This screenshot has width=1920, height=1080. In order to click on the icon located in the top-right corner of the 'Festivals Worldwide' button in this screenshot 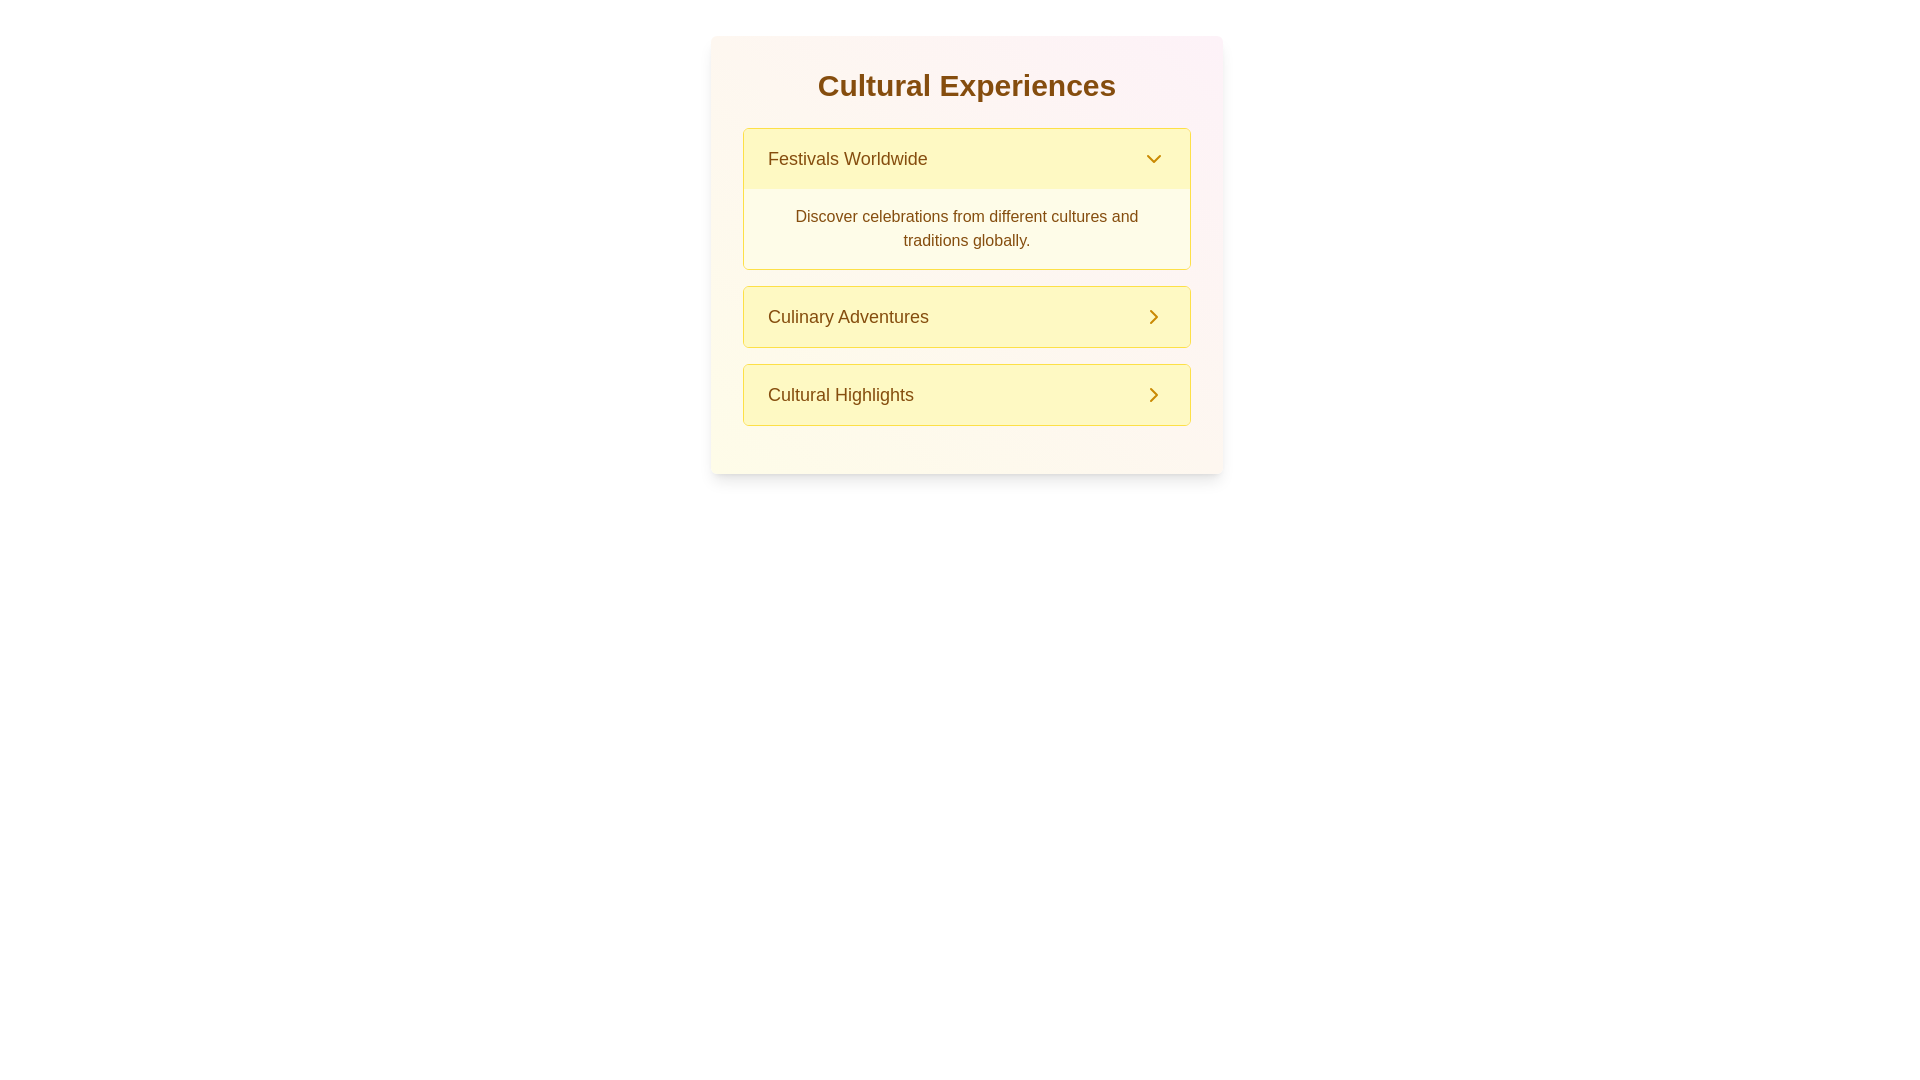, I will do `click(1153, 157)`.